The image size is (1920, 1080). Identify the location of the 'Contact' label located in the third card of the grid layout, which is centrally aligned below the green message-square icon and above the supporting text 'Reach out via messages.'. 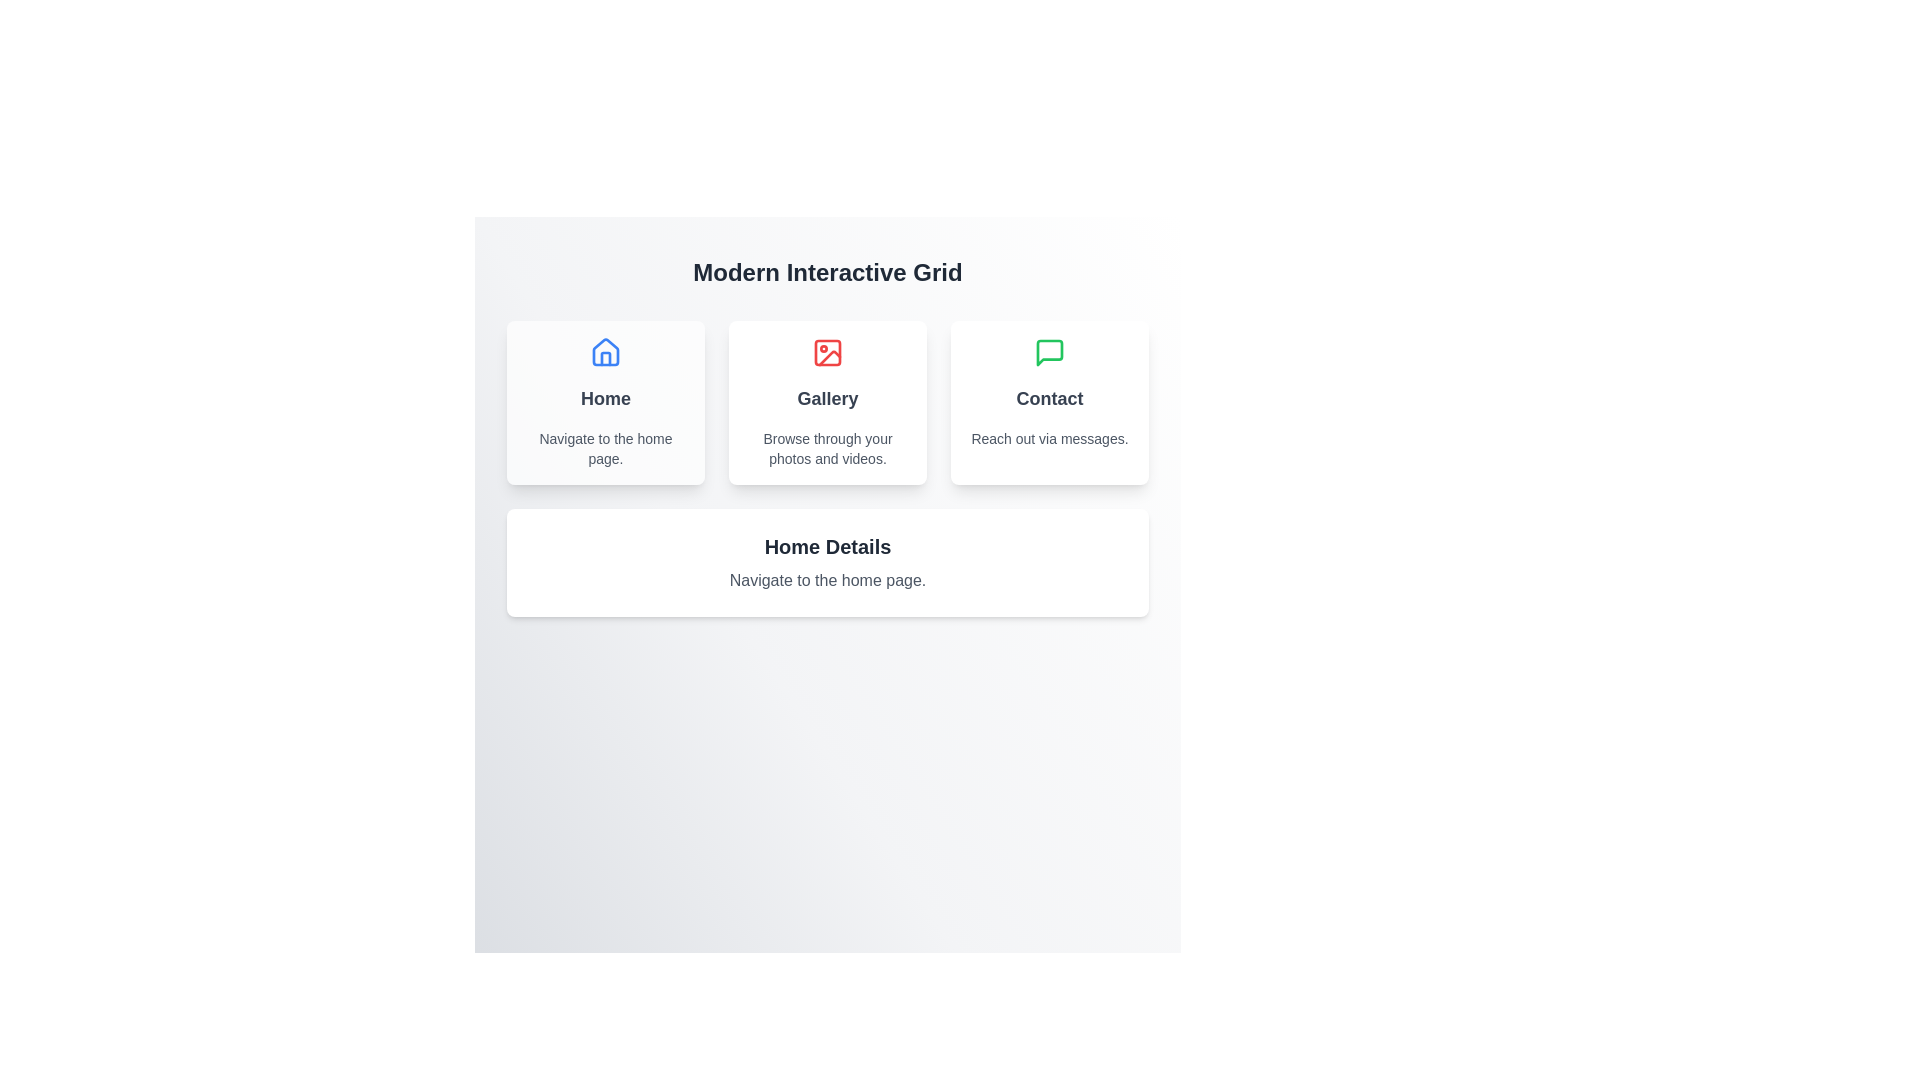
(1049, 398).